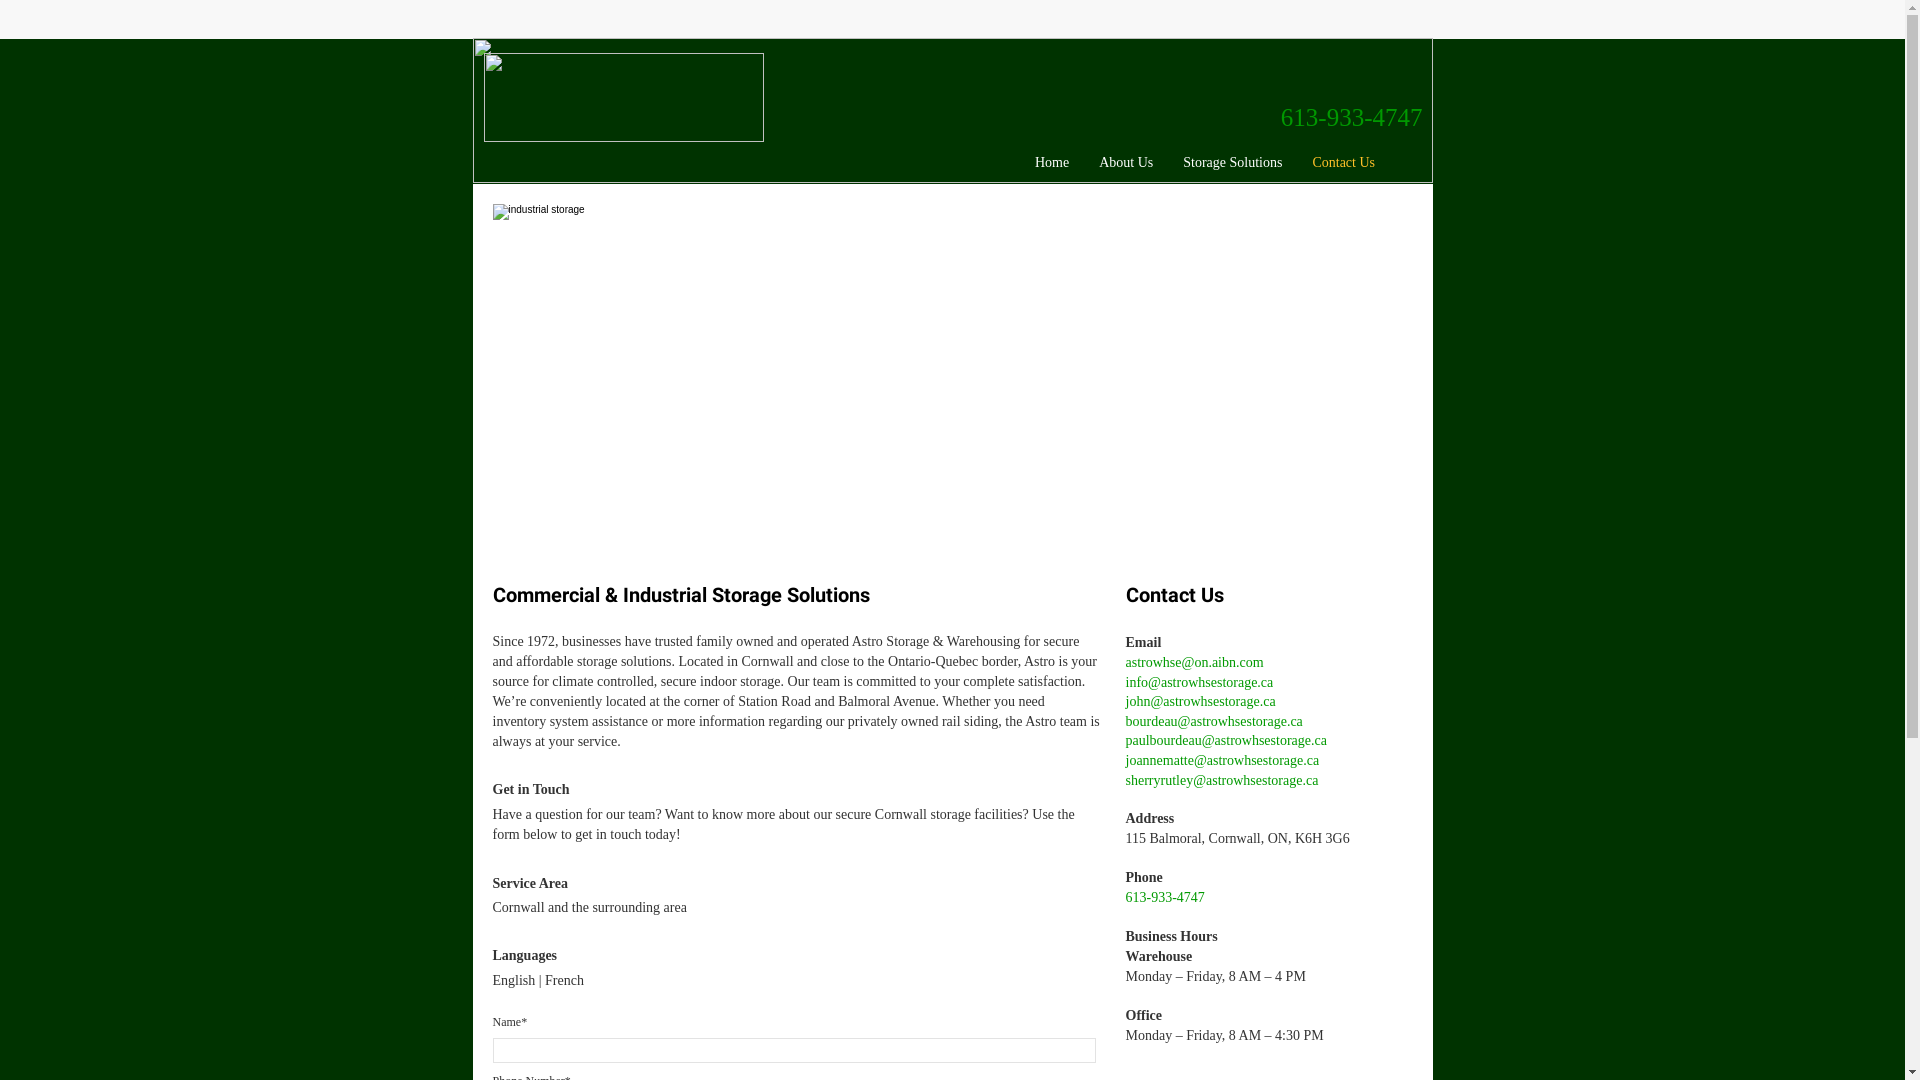  Describe the element at coordinates (1200, 701) in the screenshot. I see `'john@astrowhsestorage.ca'` at that location.